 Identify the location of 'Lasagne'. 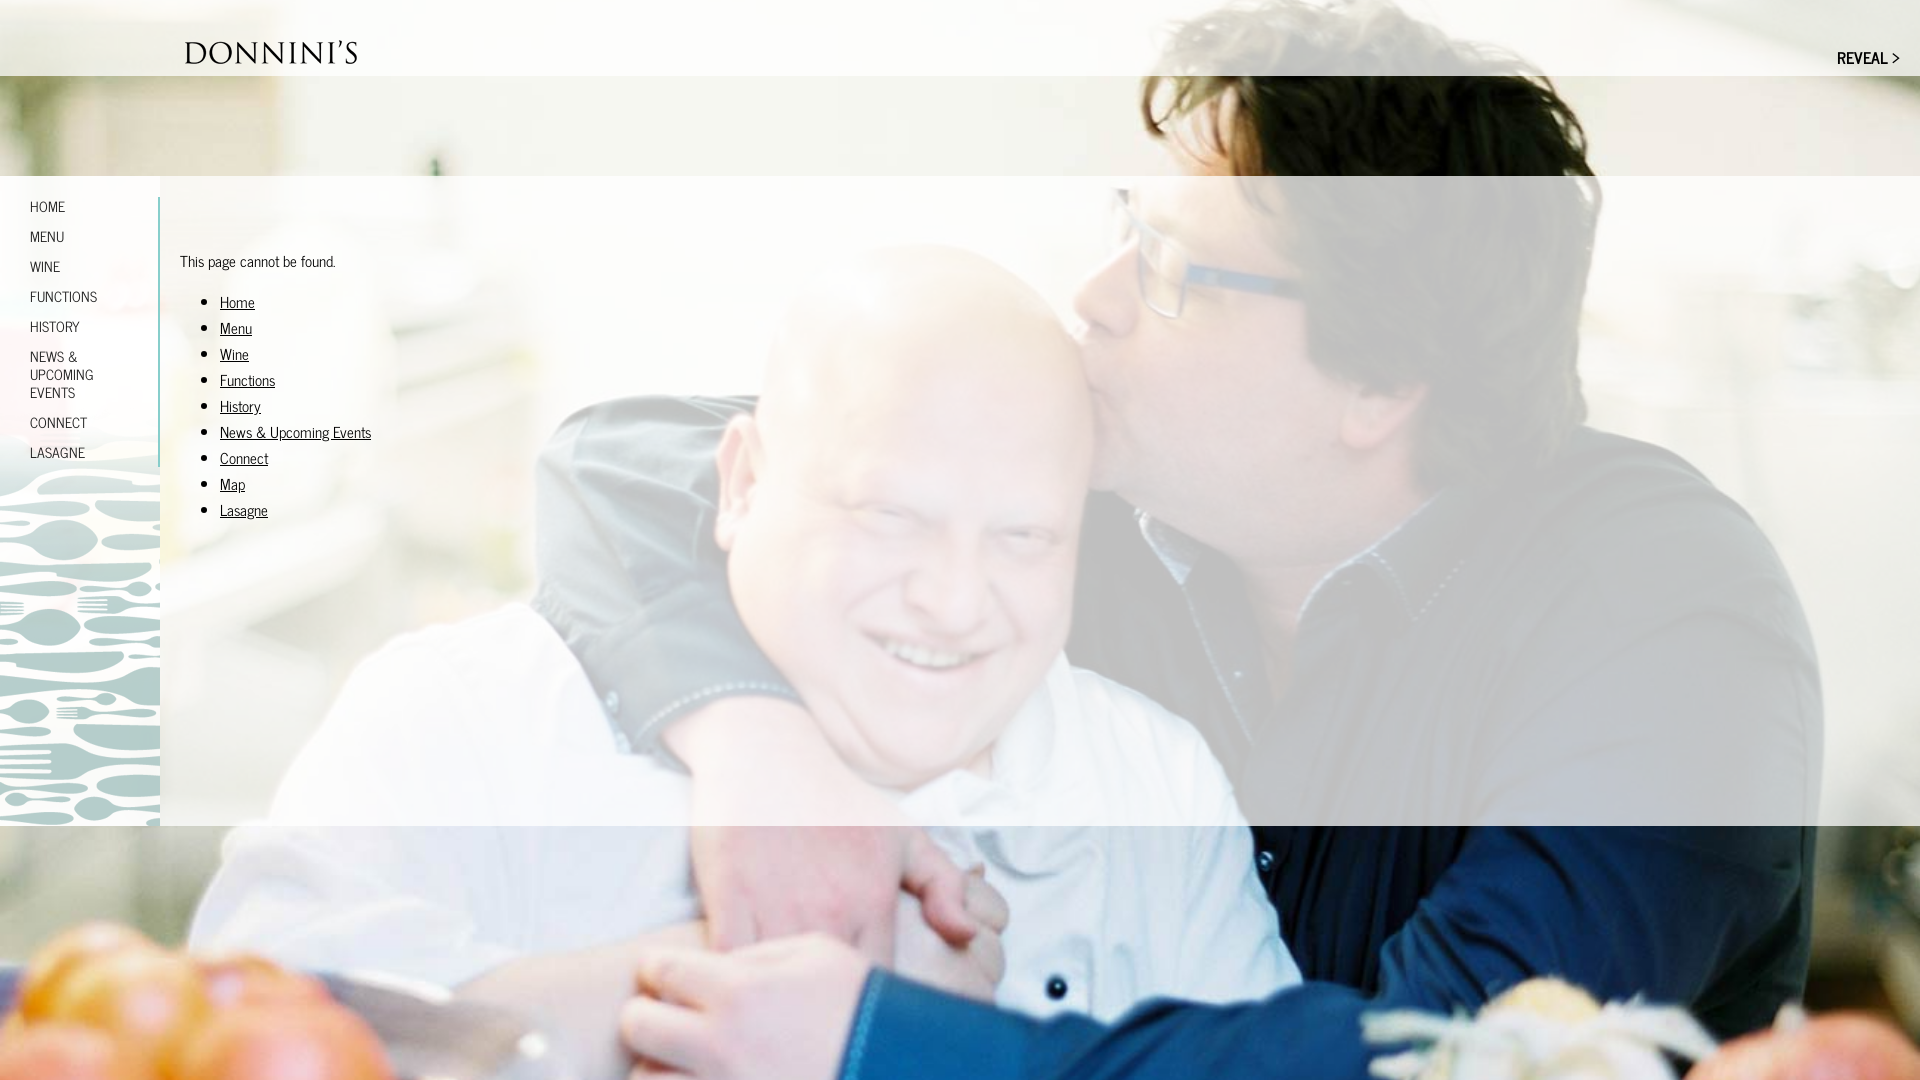
(243, 508).